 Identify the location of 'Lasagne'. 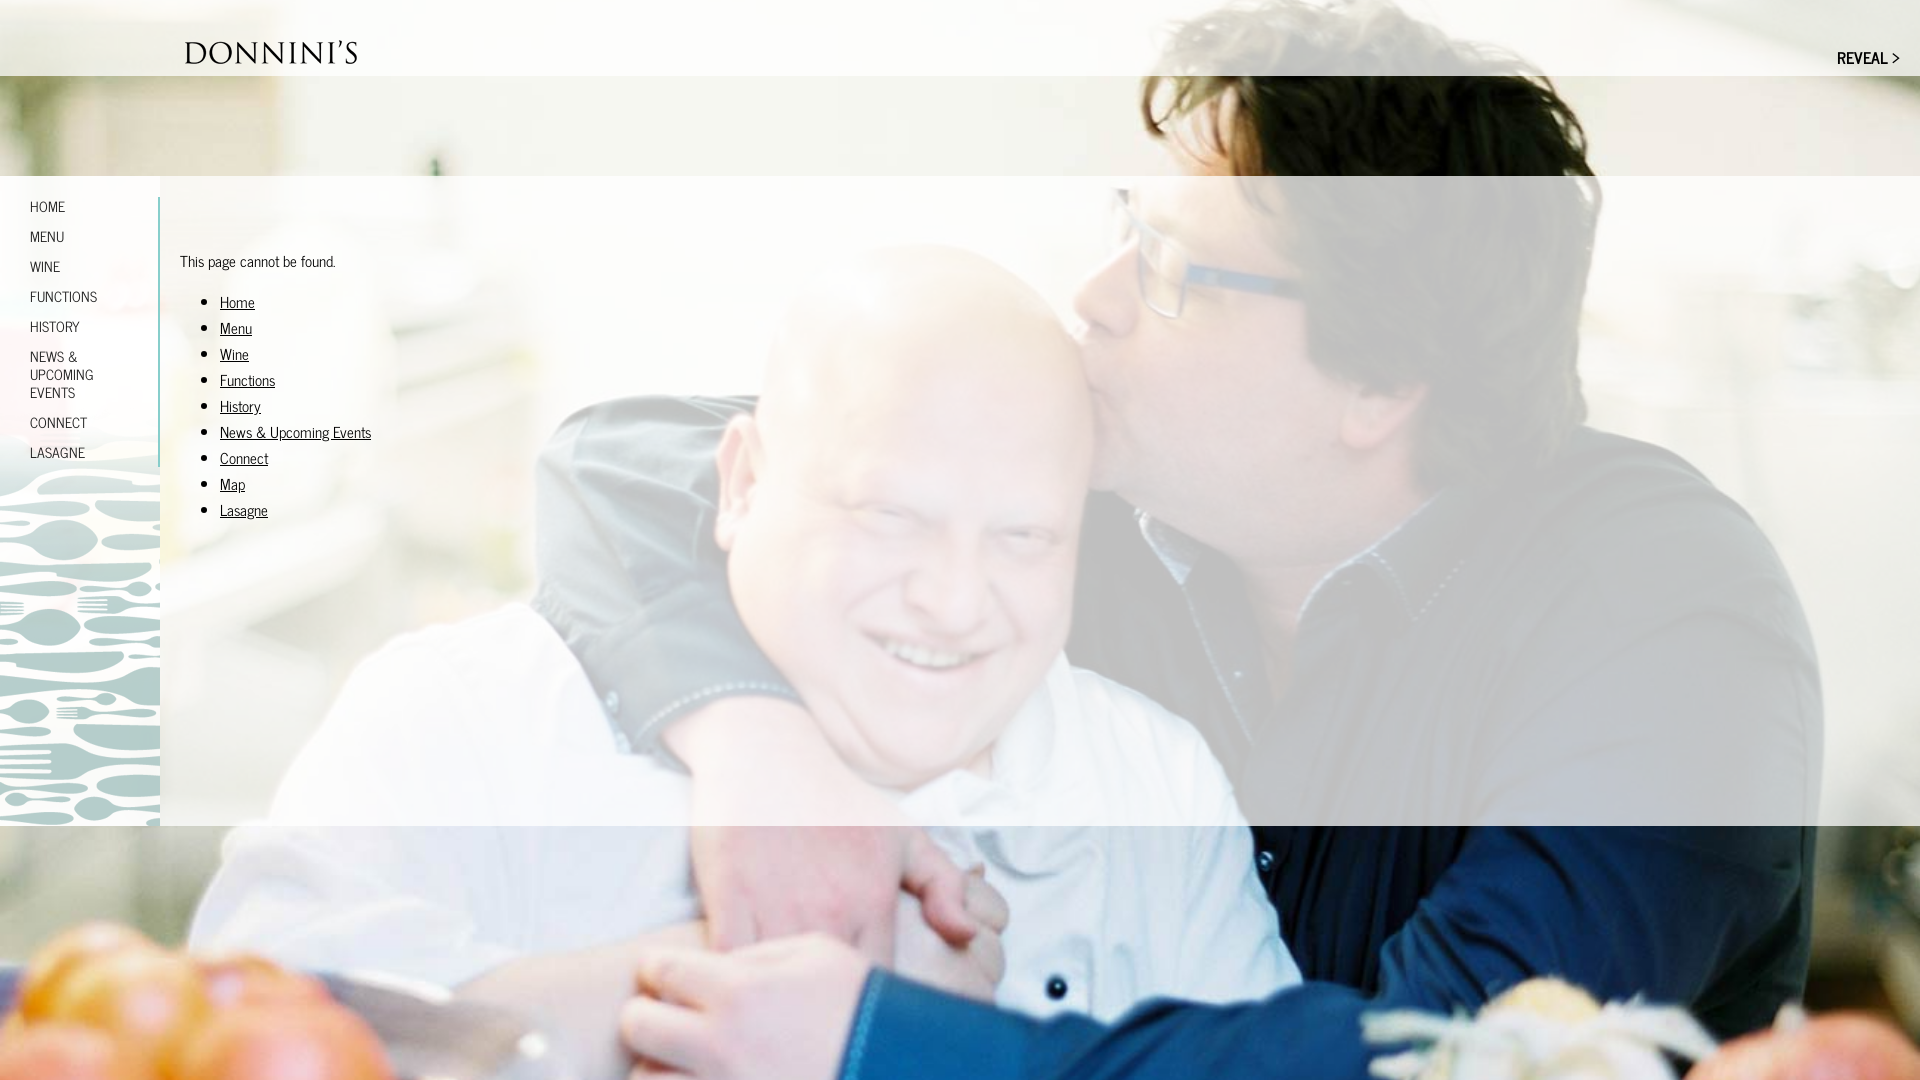
(243, 508).